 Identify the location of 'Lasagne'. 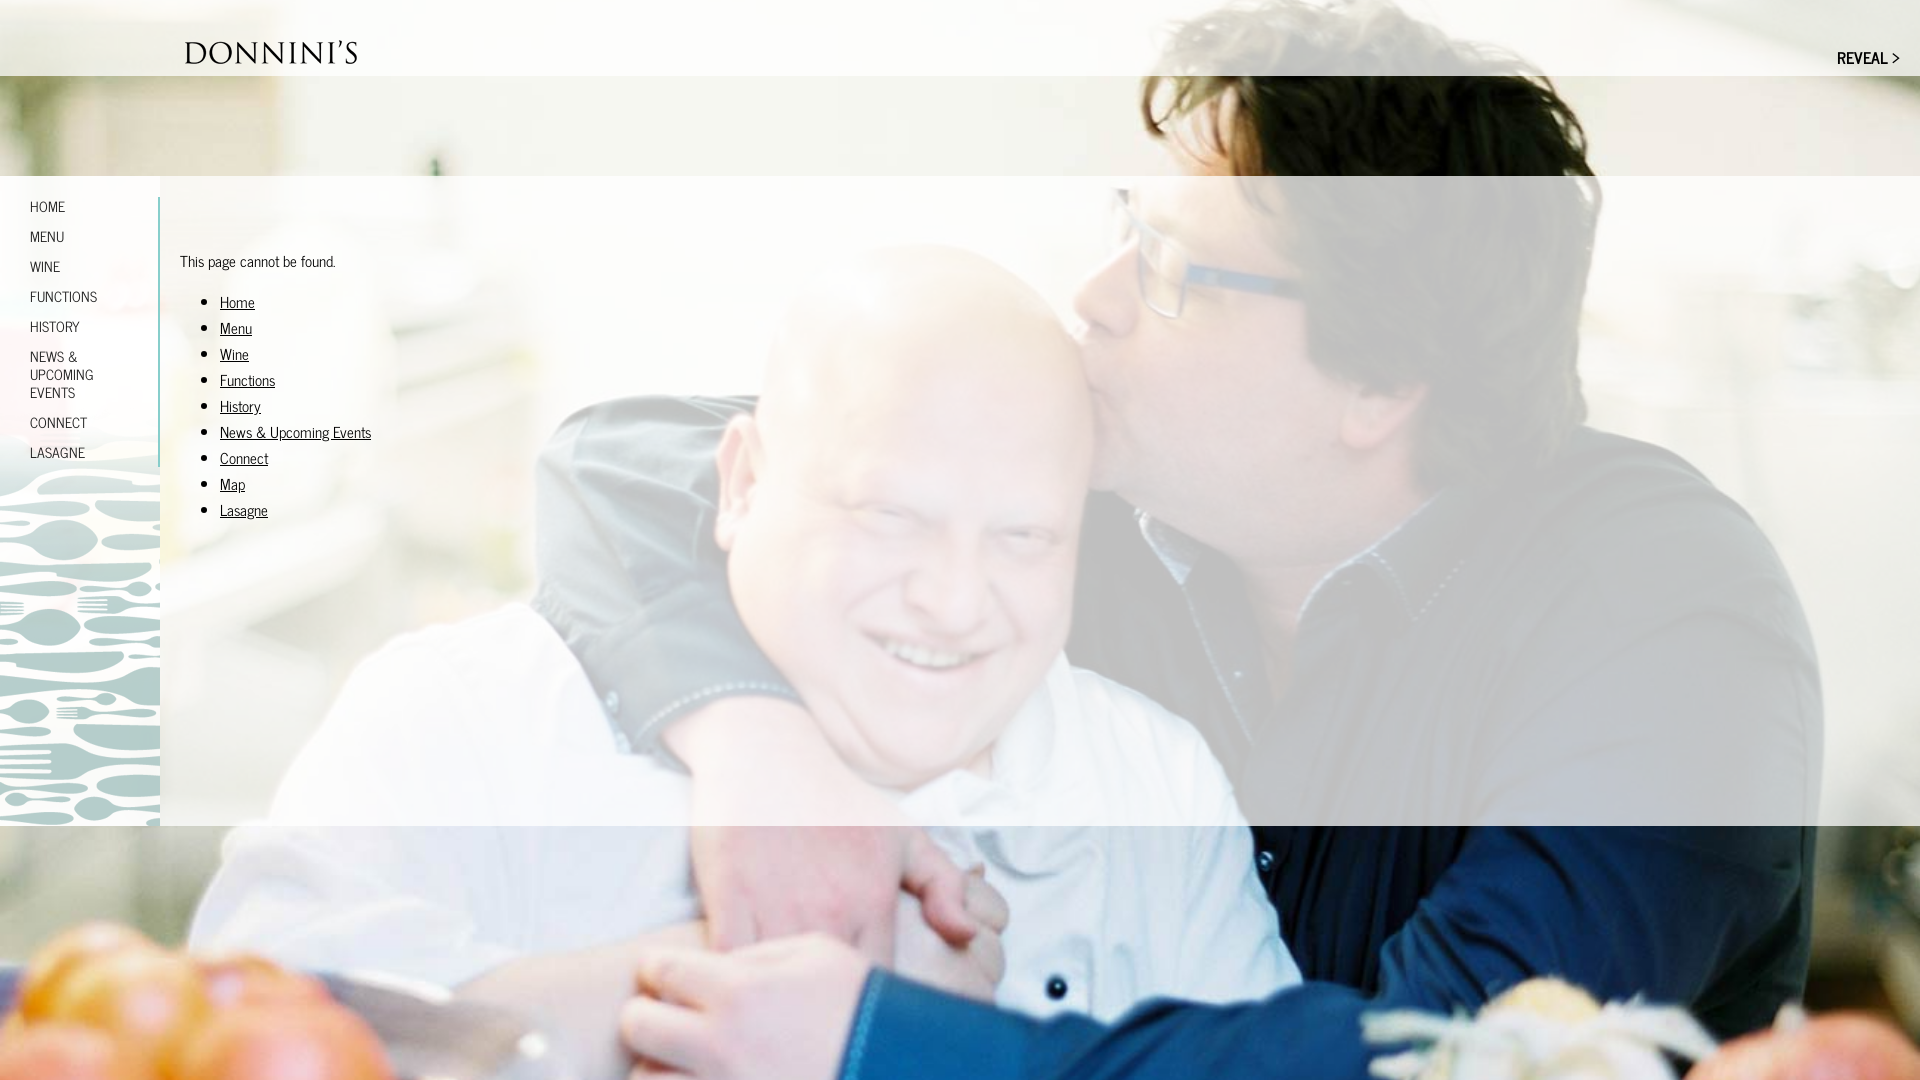
(243, 508).